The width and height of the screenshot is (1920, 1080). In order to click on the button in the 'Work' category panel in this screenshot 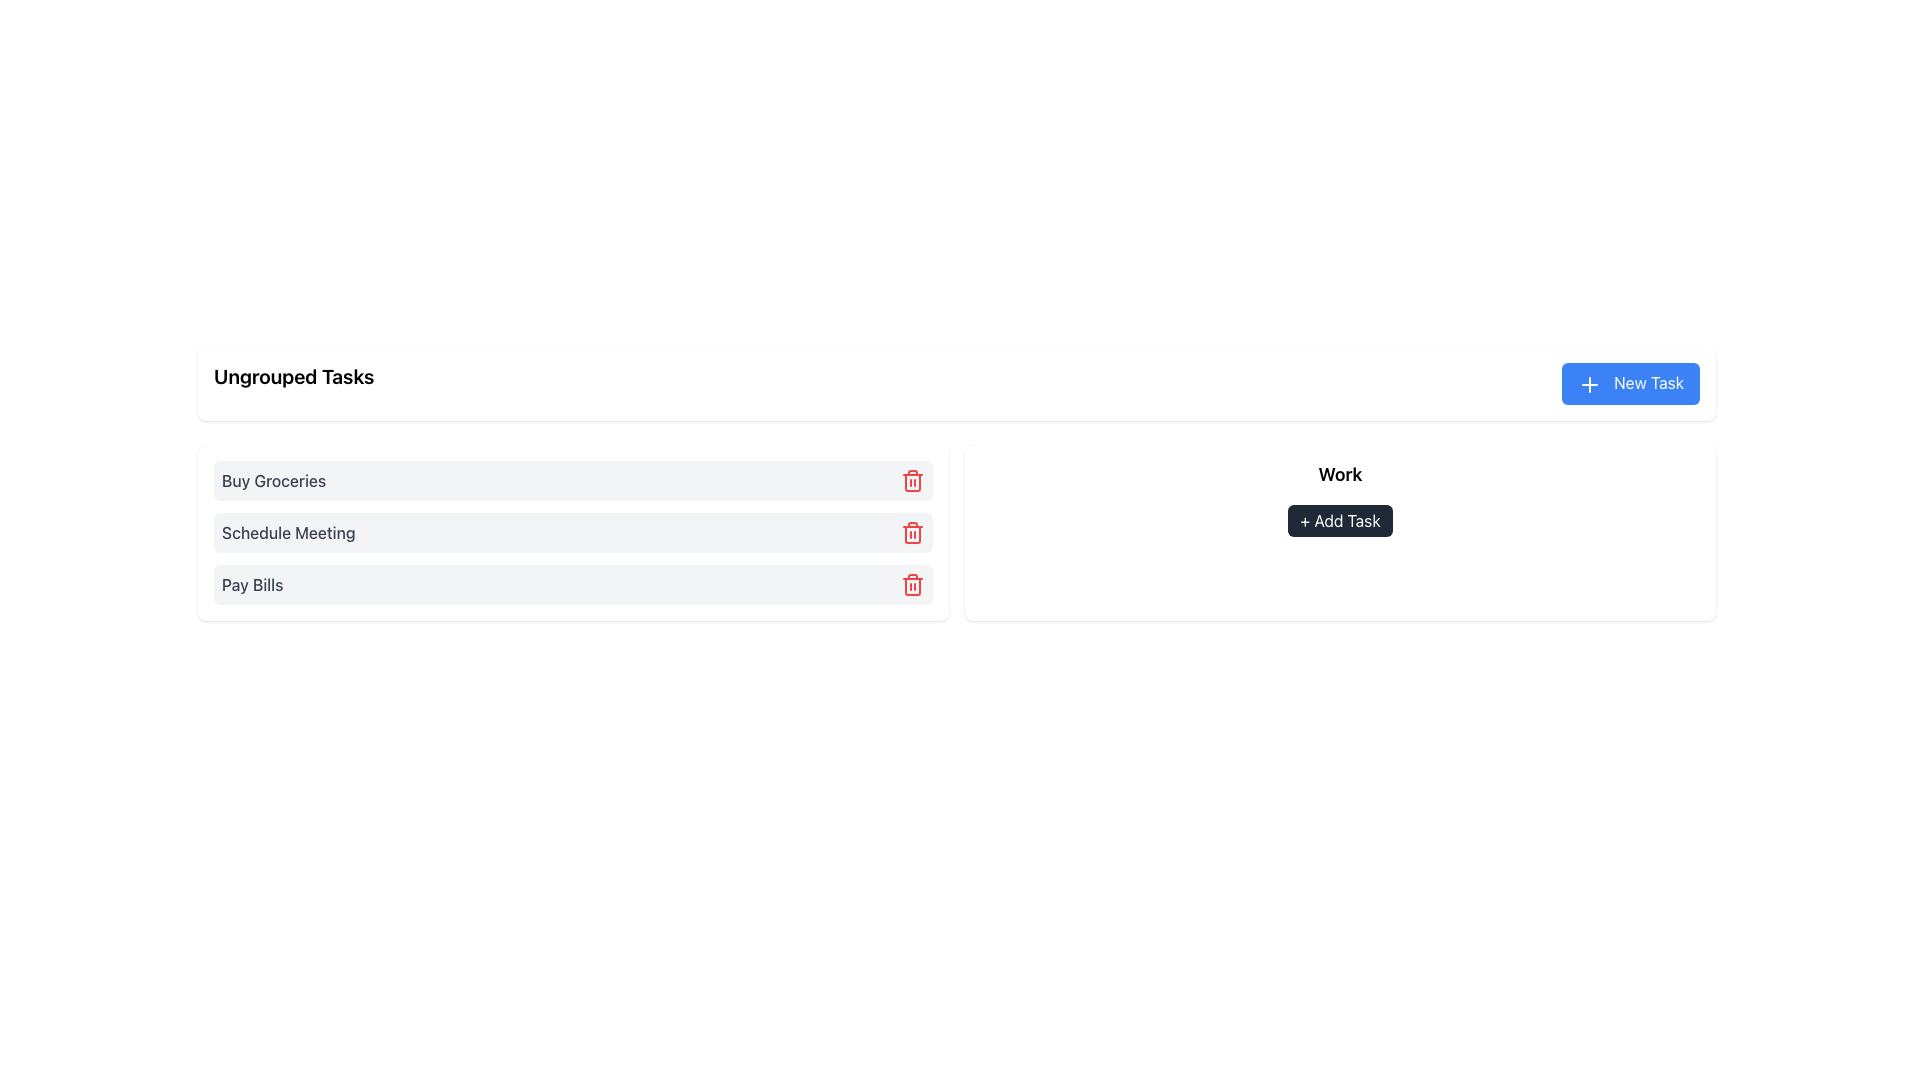, I will do `click(1340, 531)`.